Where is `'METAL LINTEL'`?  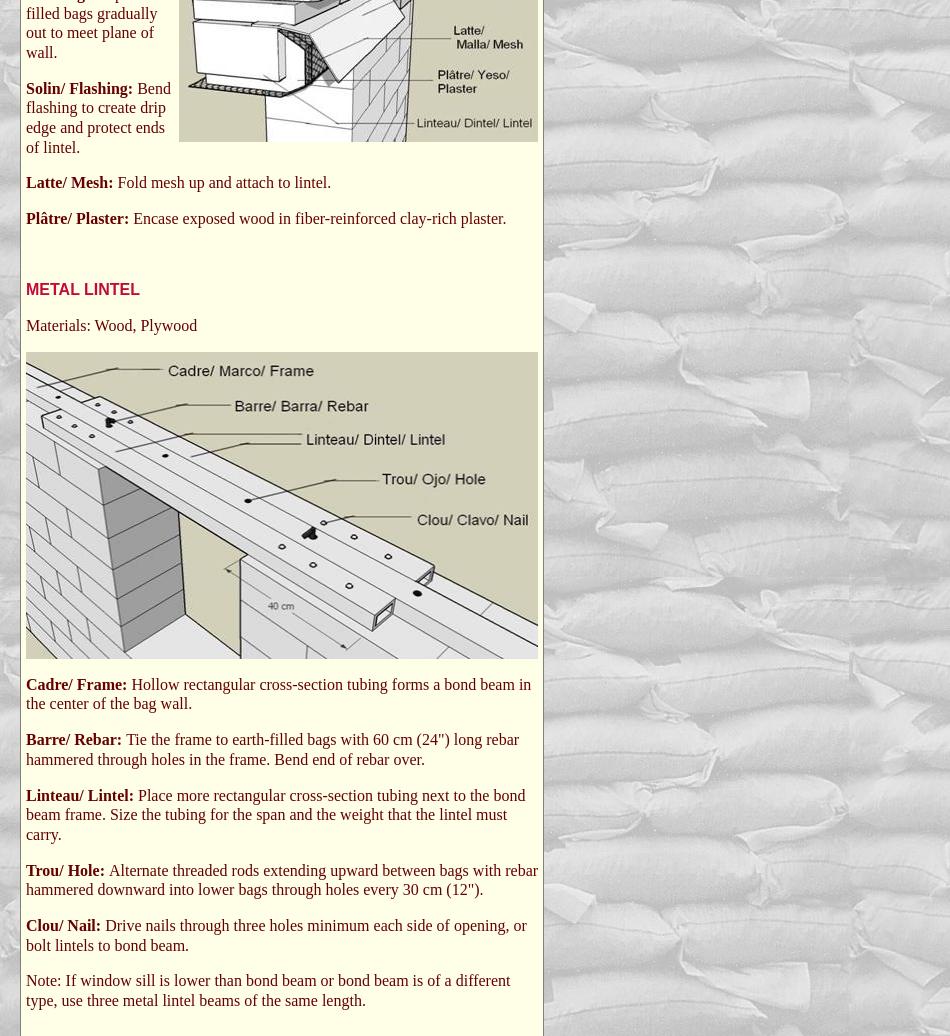 'METAL LINTEL' is located at coordinates (83, 289).